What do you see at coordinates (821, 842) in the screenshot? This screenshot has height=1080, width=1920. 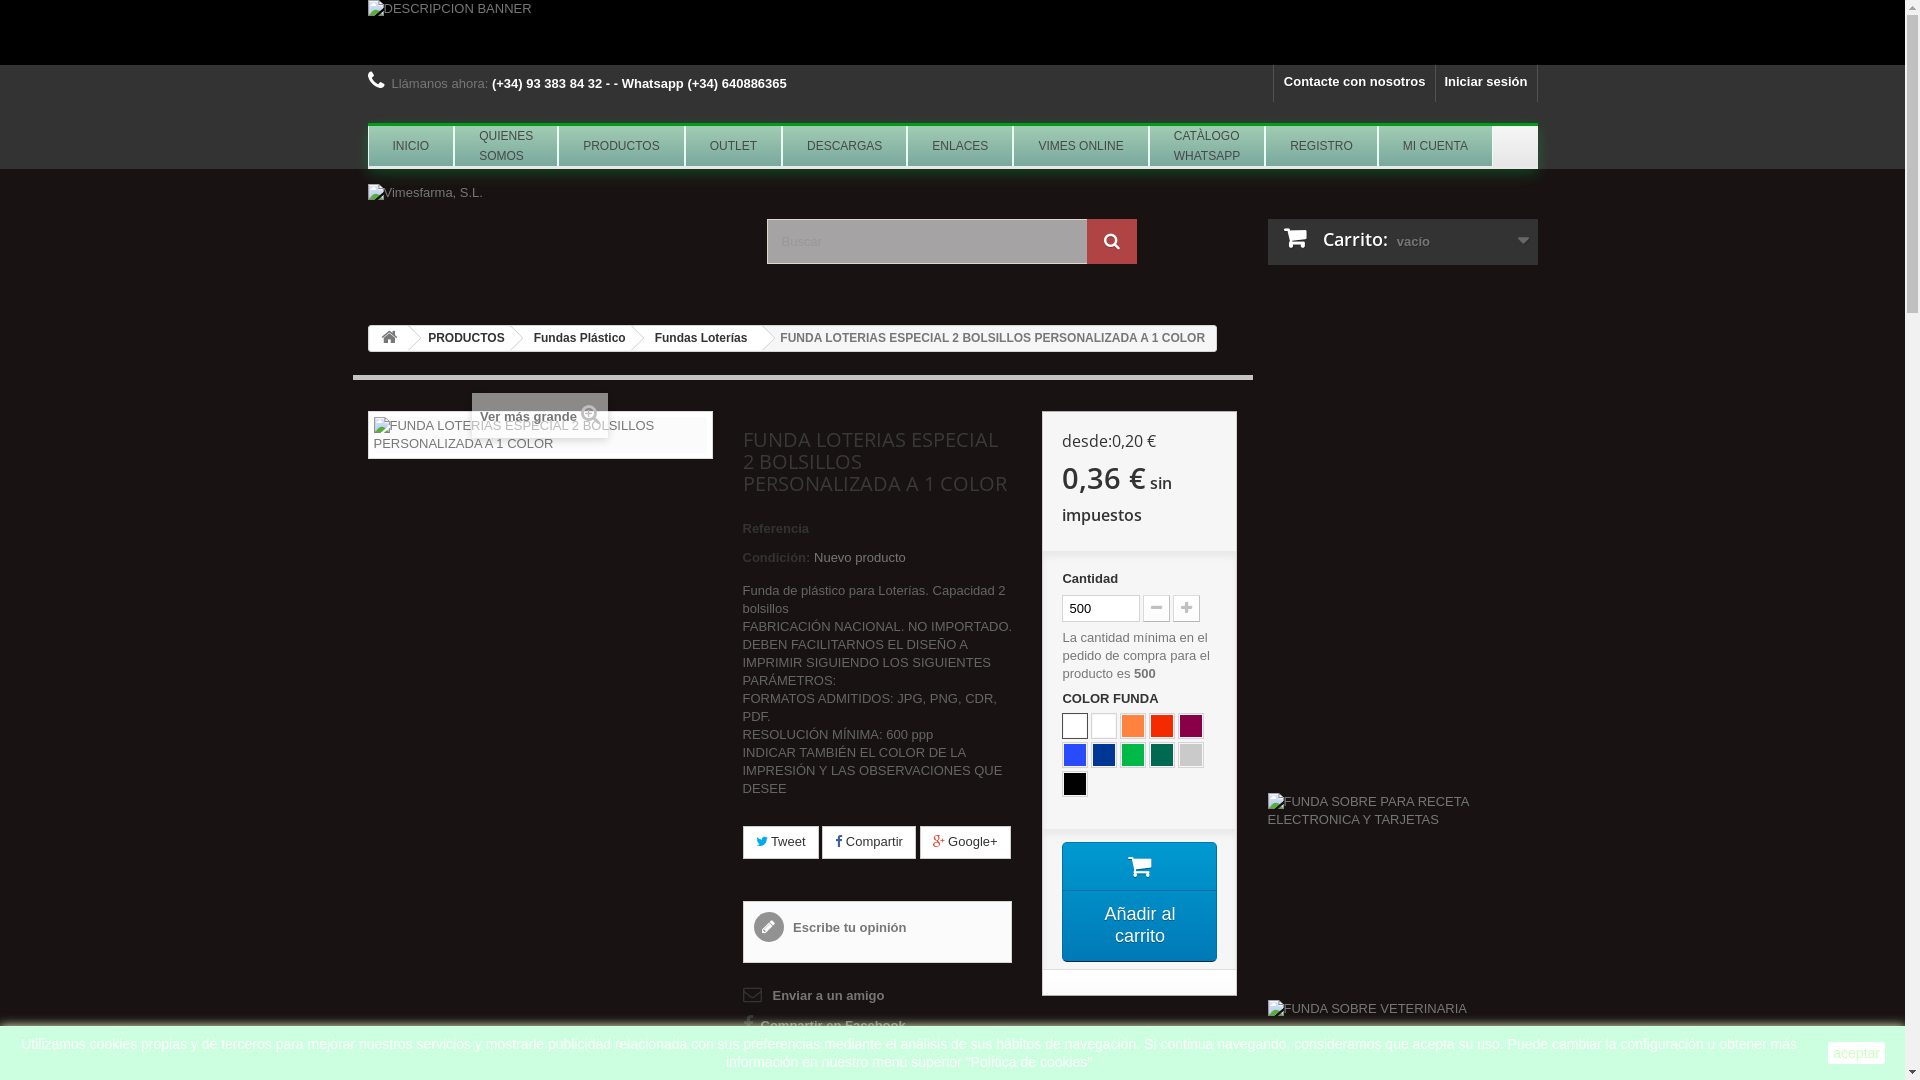 I see `'Compartir'` at bounding box center [821, 842].